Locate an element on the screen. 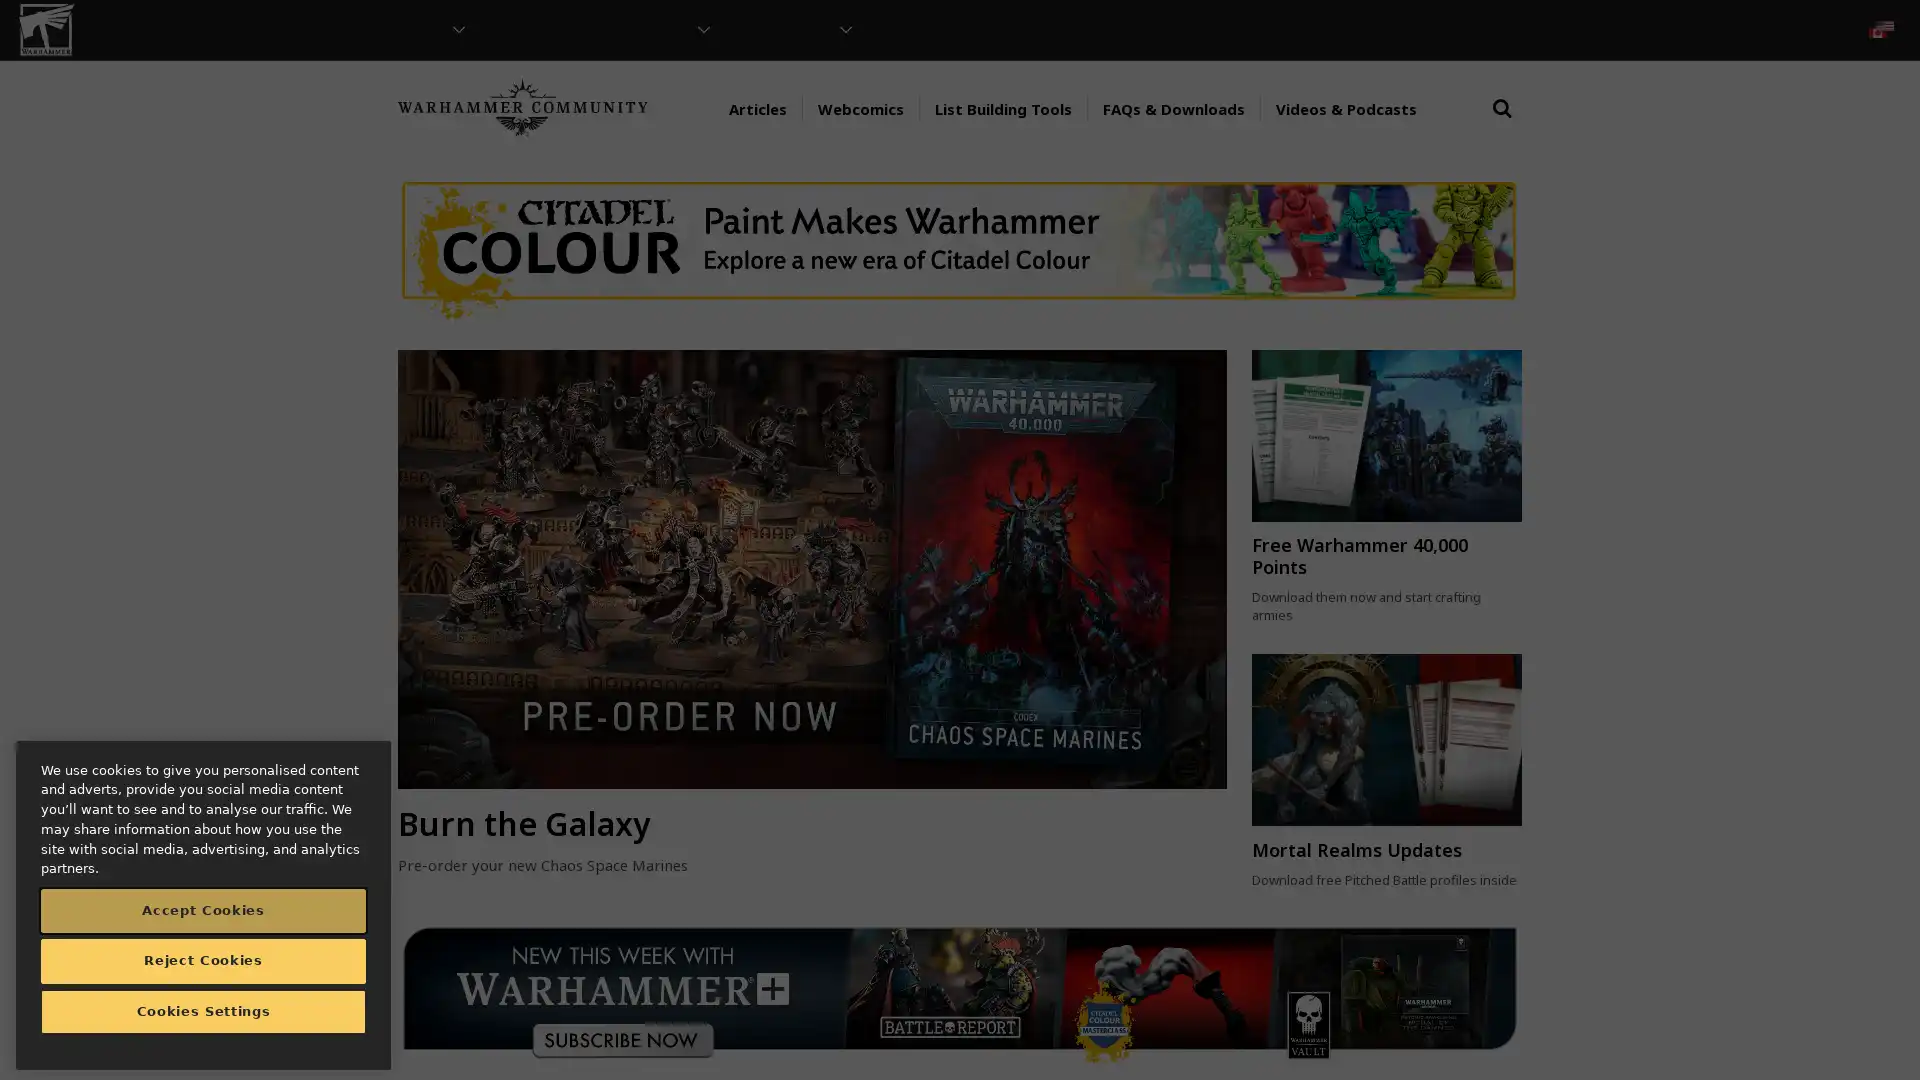 The width and height of the screenshot is (1920, 1080). Accept Cookies is located at coordinates (203, 910).